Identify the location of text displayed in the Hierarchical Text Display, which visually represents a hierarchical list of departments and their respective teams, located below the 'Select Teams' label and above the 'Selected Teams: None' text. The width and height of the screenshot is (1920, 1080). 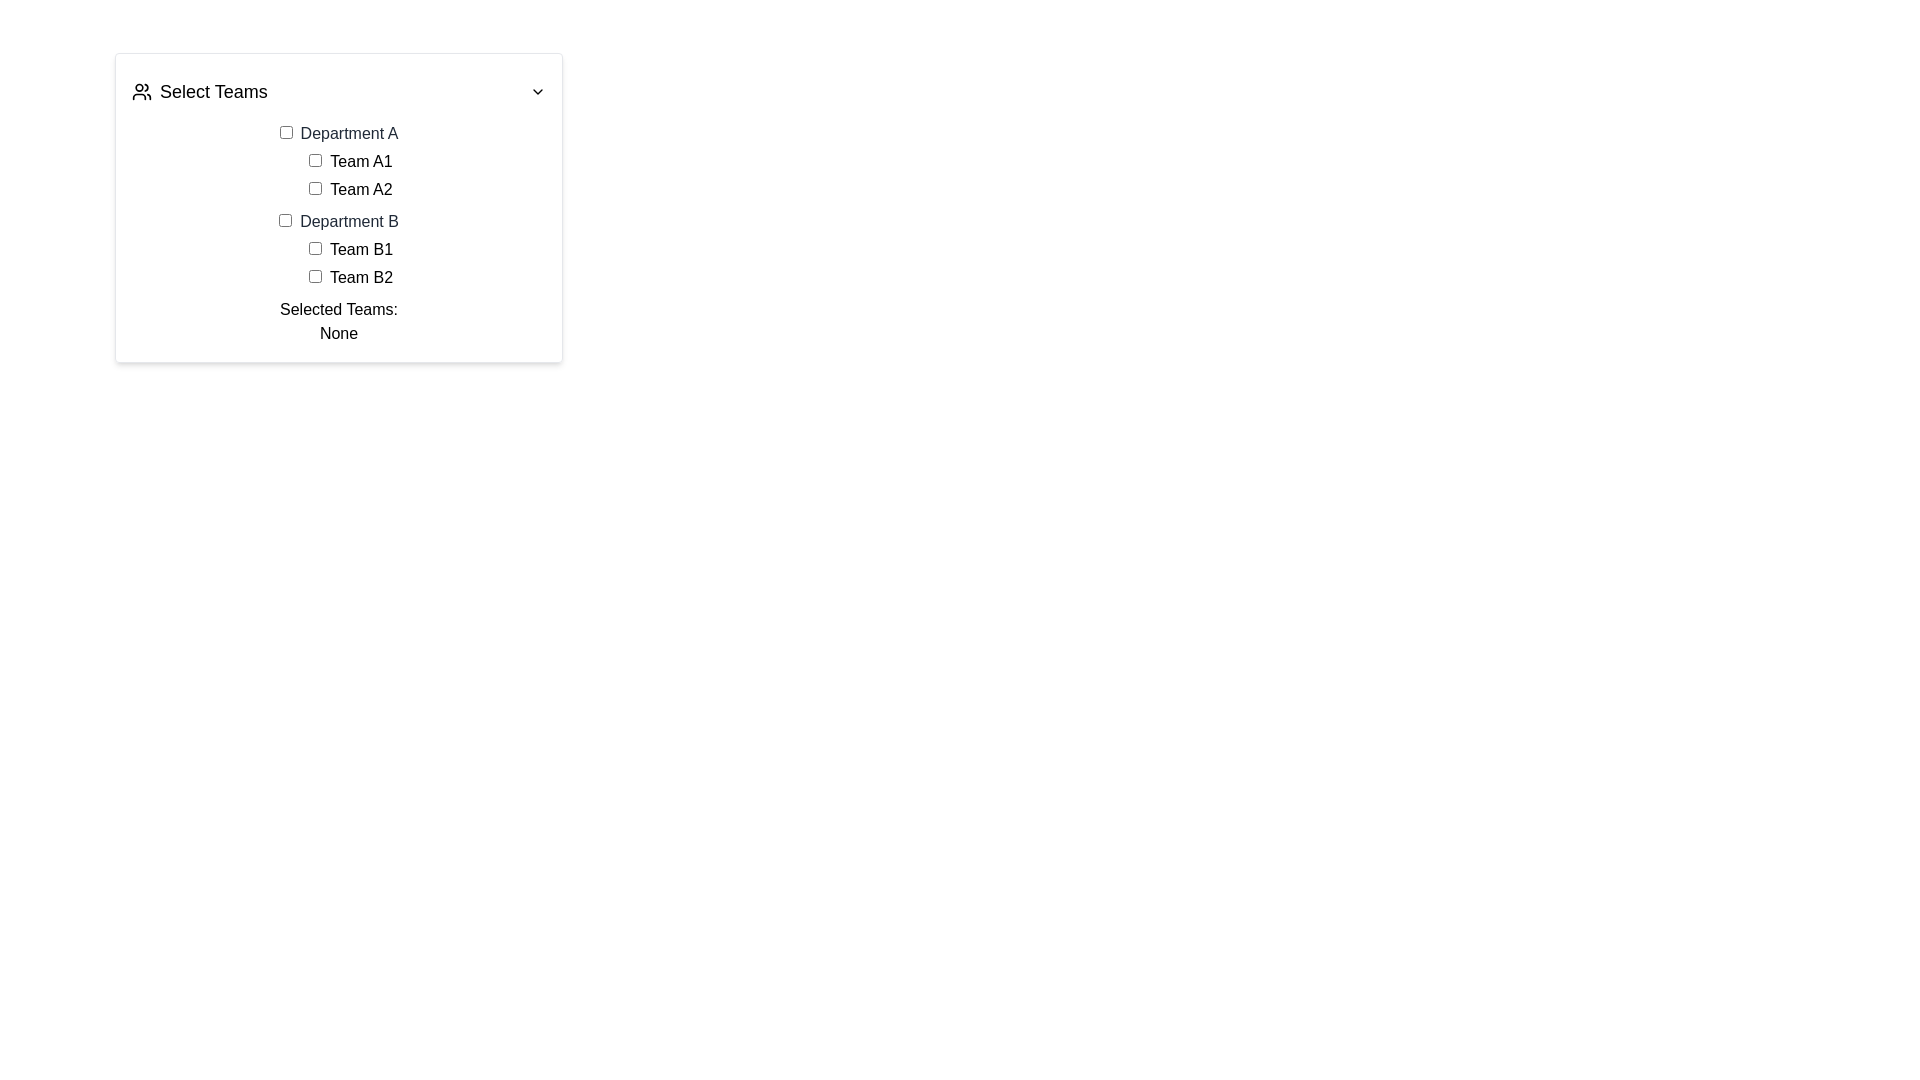
(339, 205).